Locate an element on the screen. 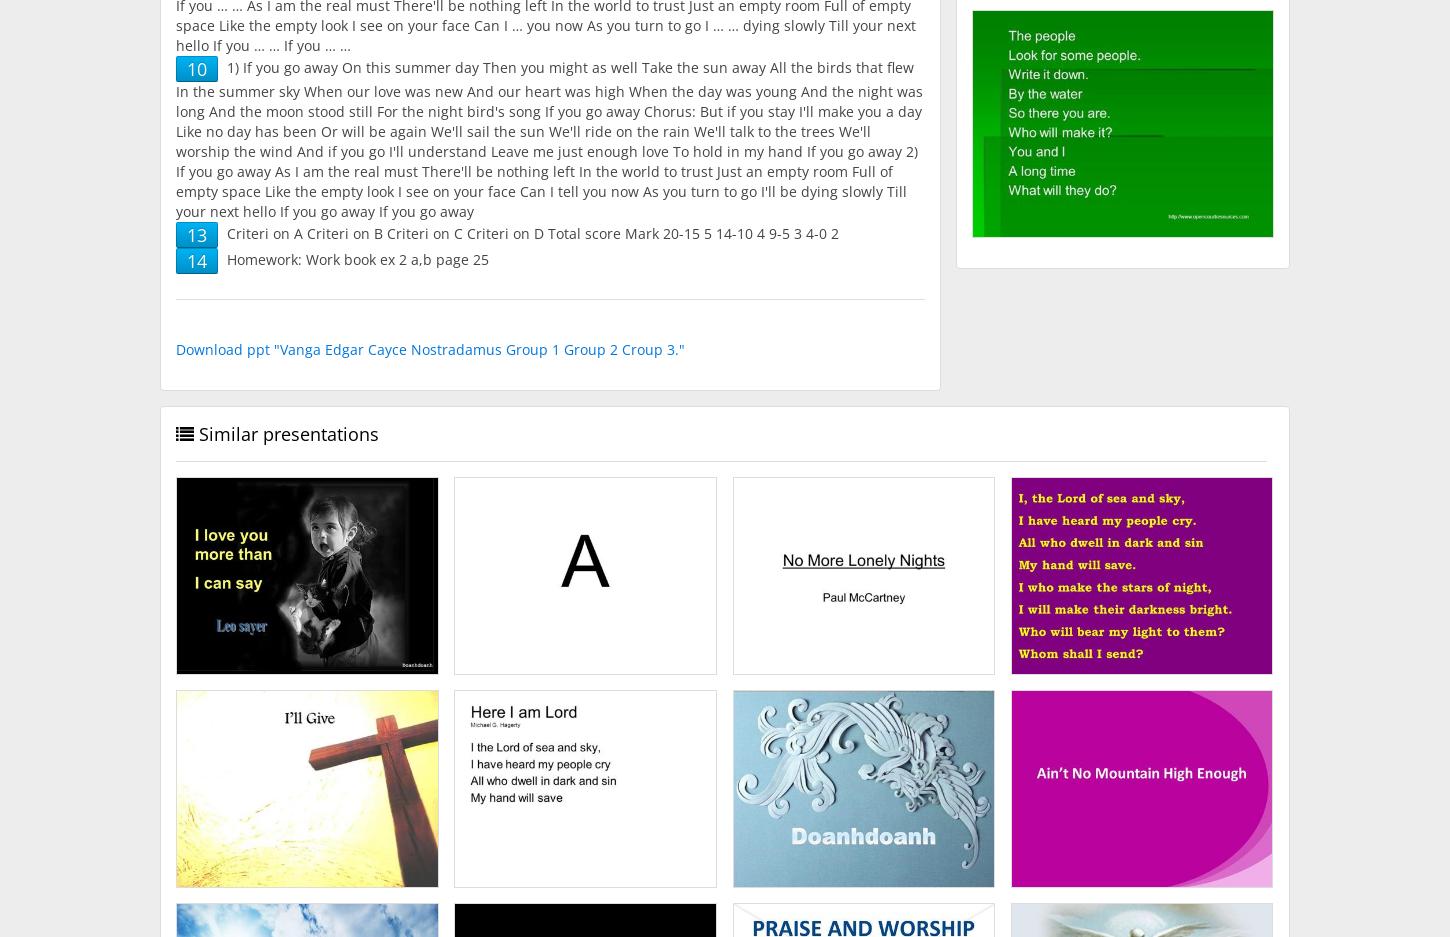 This screenshot has height=937, width=1450. 'A.' is located at coordinates (585, 578).